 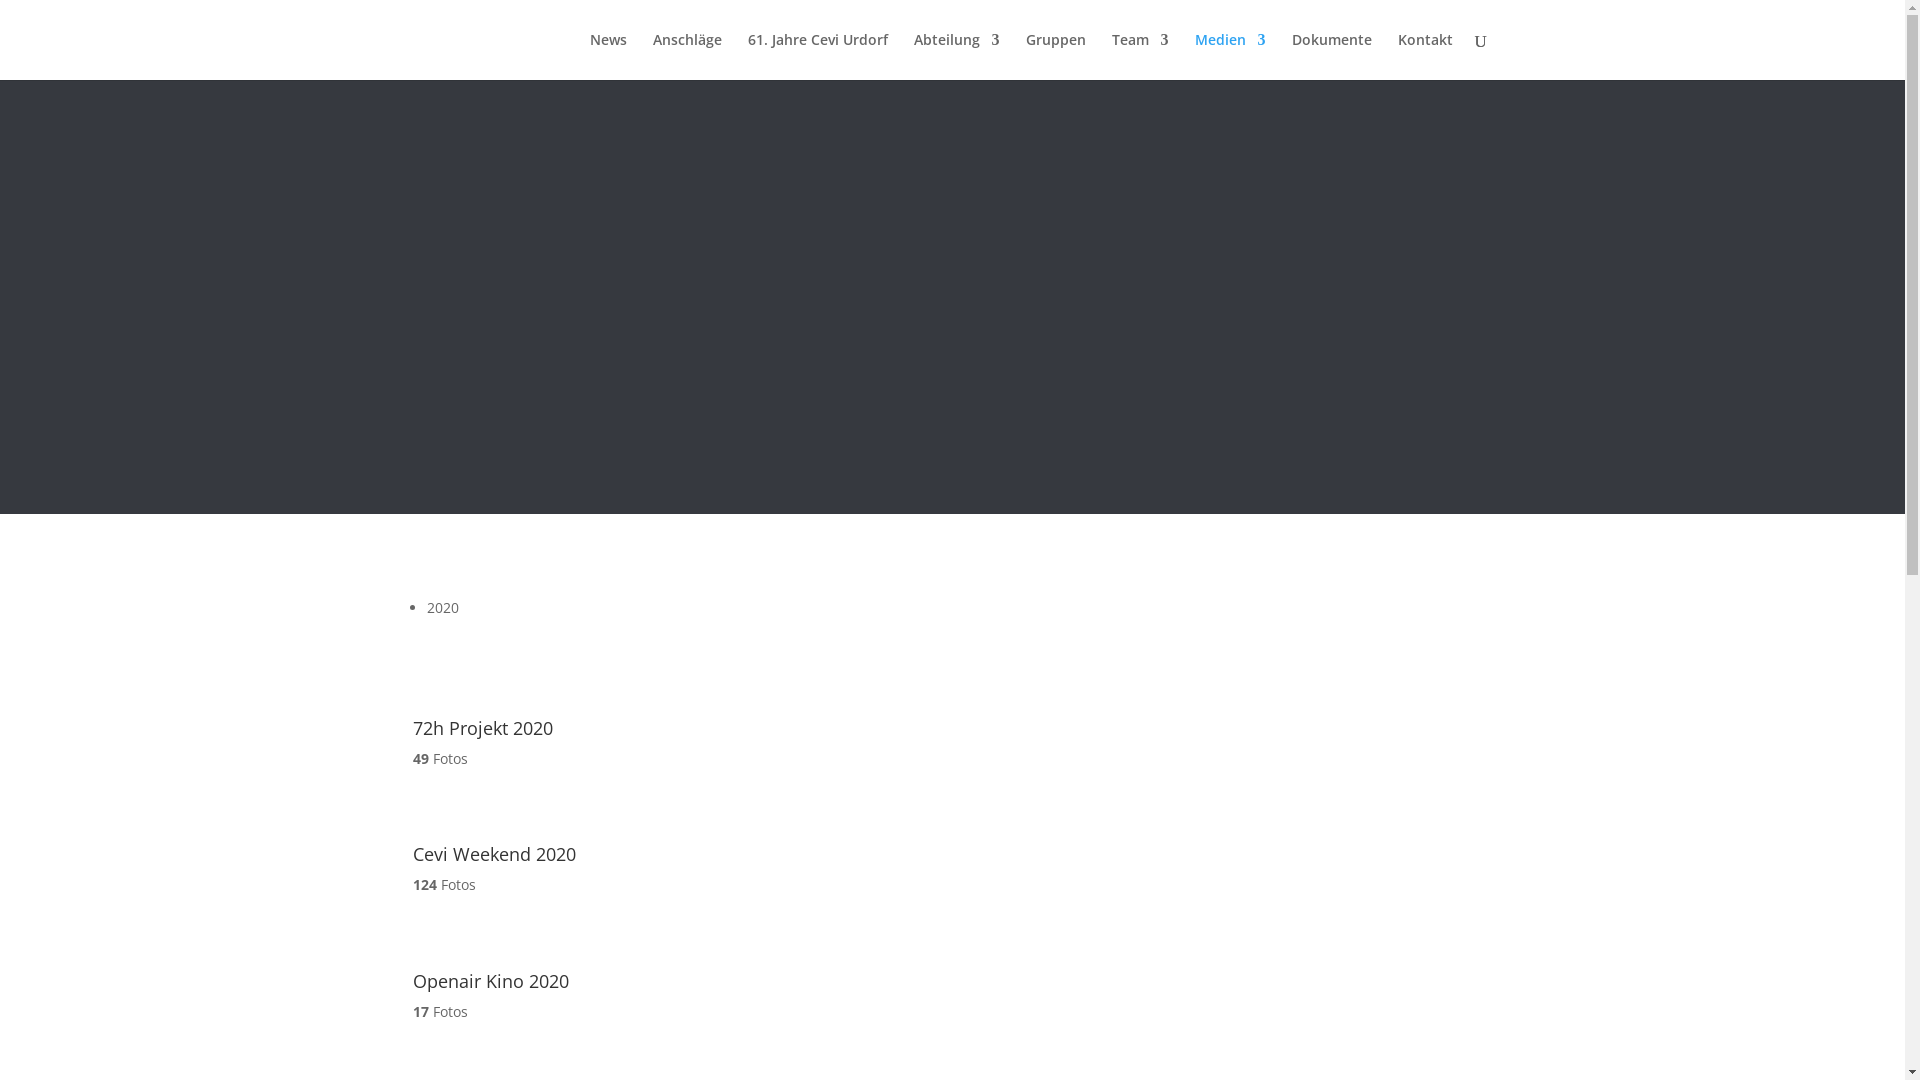 What do you see at coordinates (456, 833) in the screenshot?
I see `'Cevi Weekend 2020'` at bounding box center [456, 833].